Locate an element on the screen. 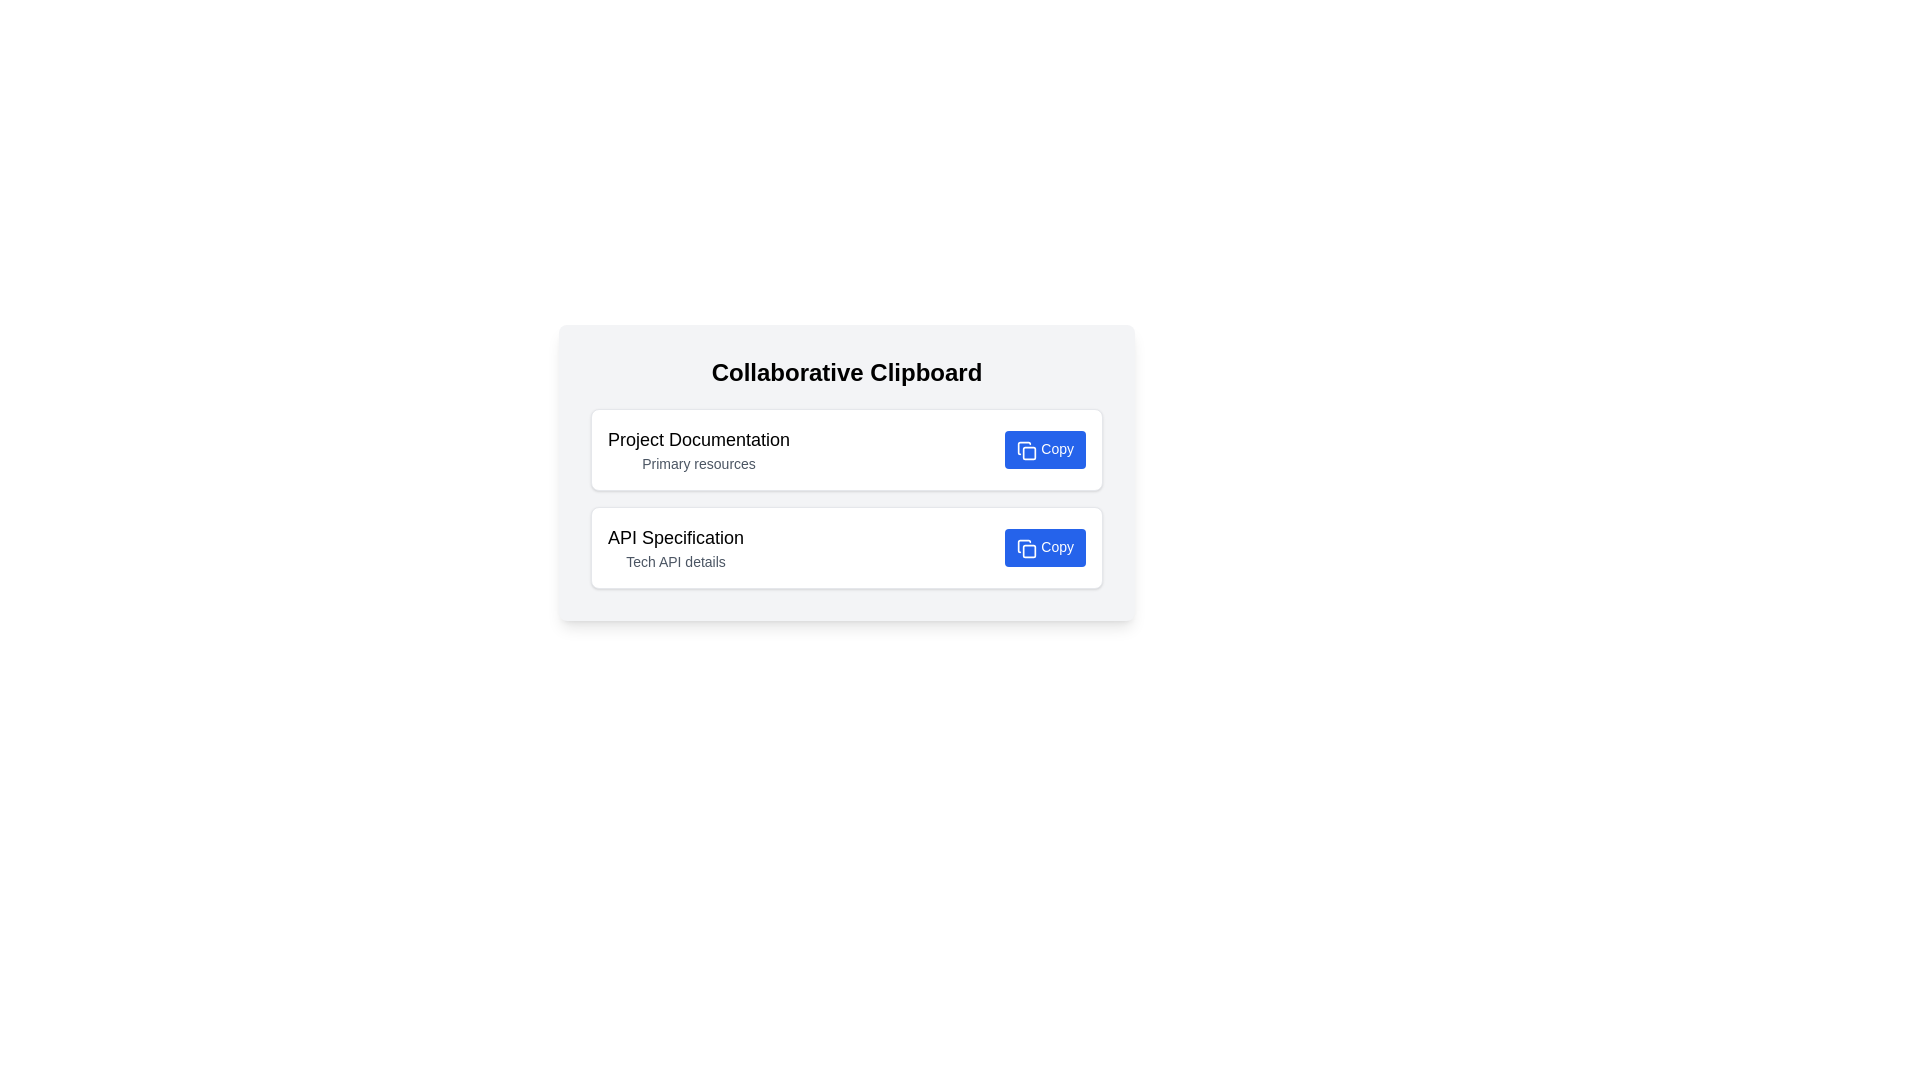  the label displaying the text 'Project Documentation', which is a bold font static text located above the 'Primary resources' text within a white card in the 'Collaborative Clipboard' section is located at coordinates (699, 438).